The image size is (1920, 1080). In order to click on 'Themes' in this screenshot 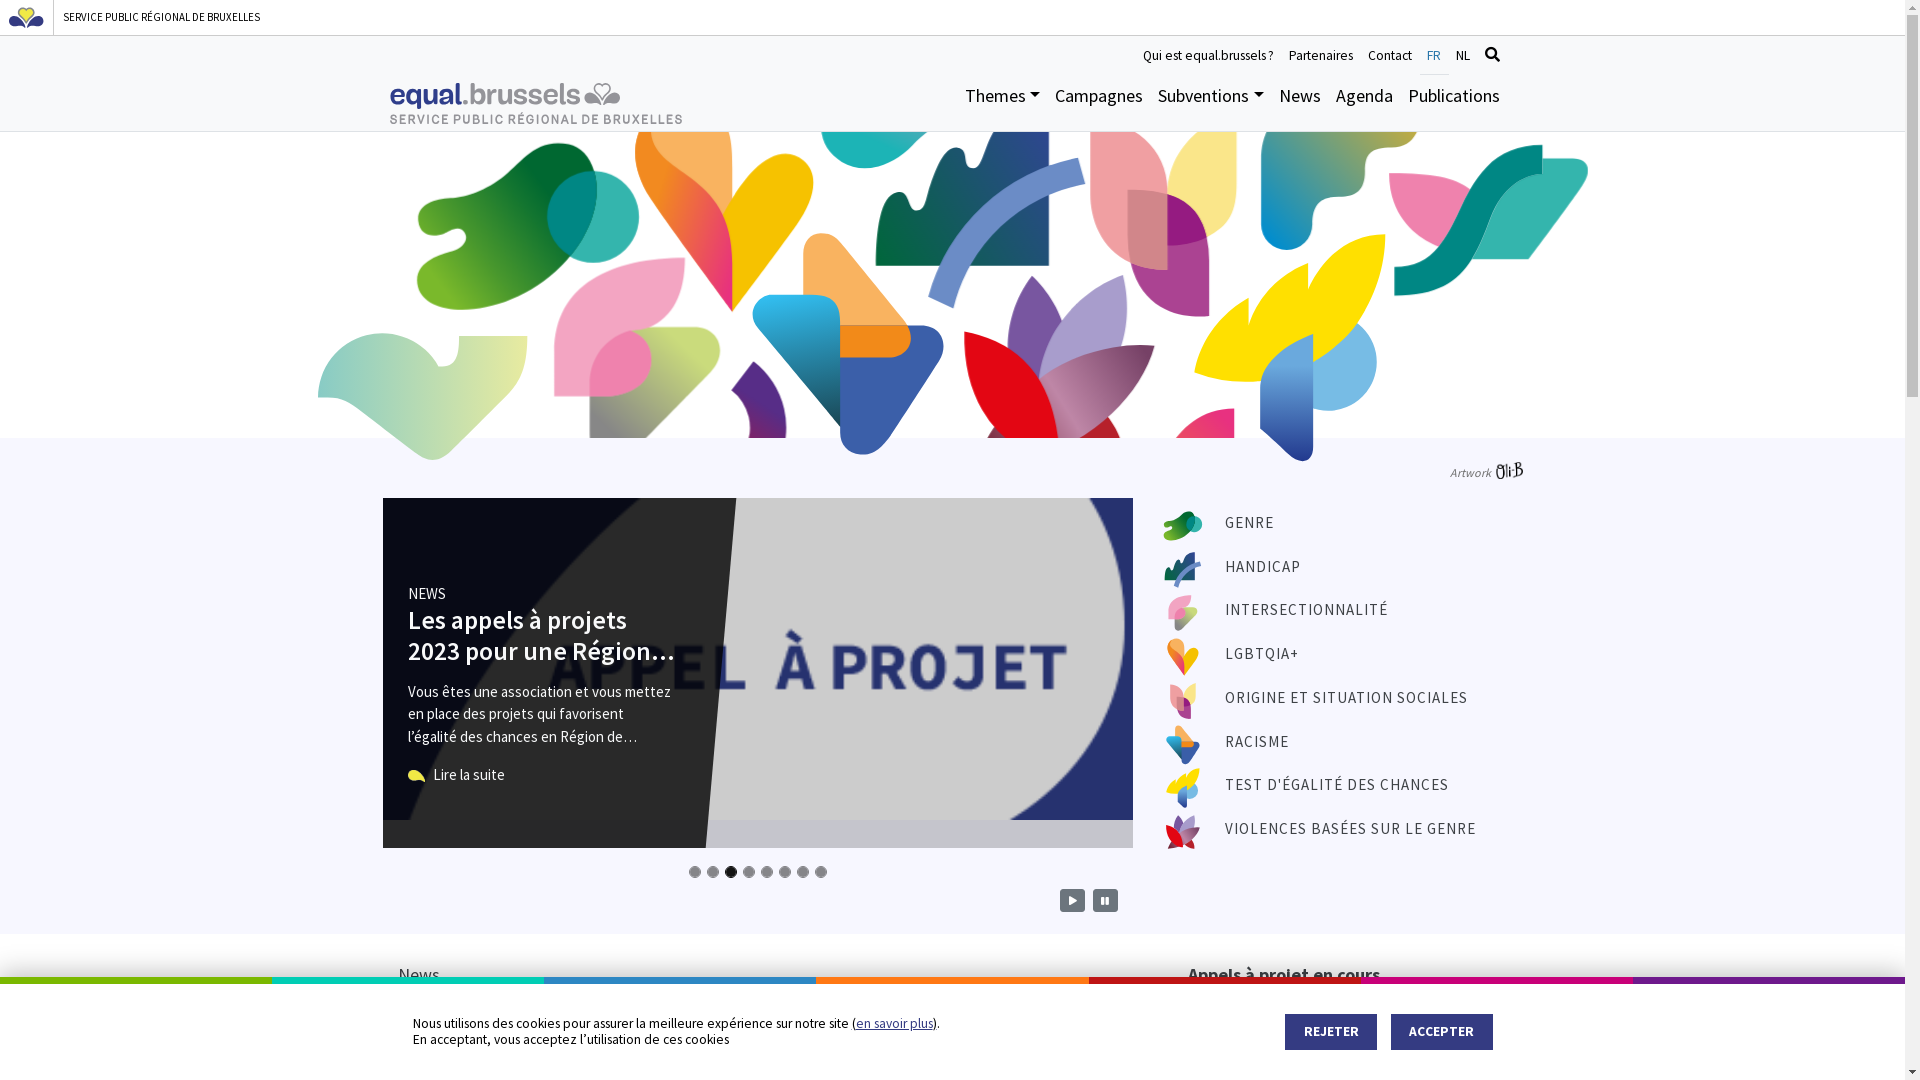, I will do `click(1002, 102)`.